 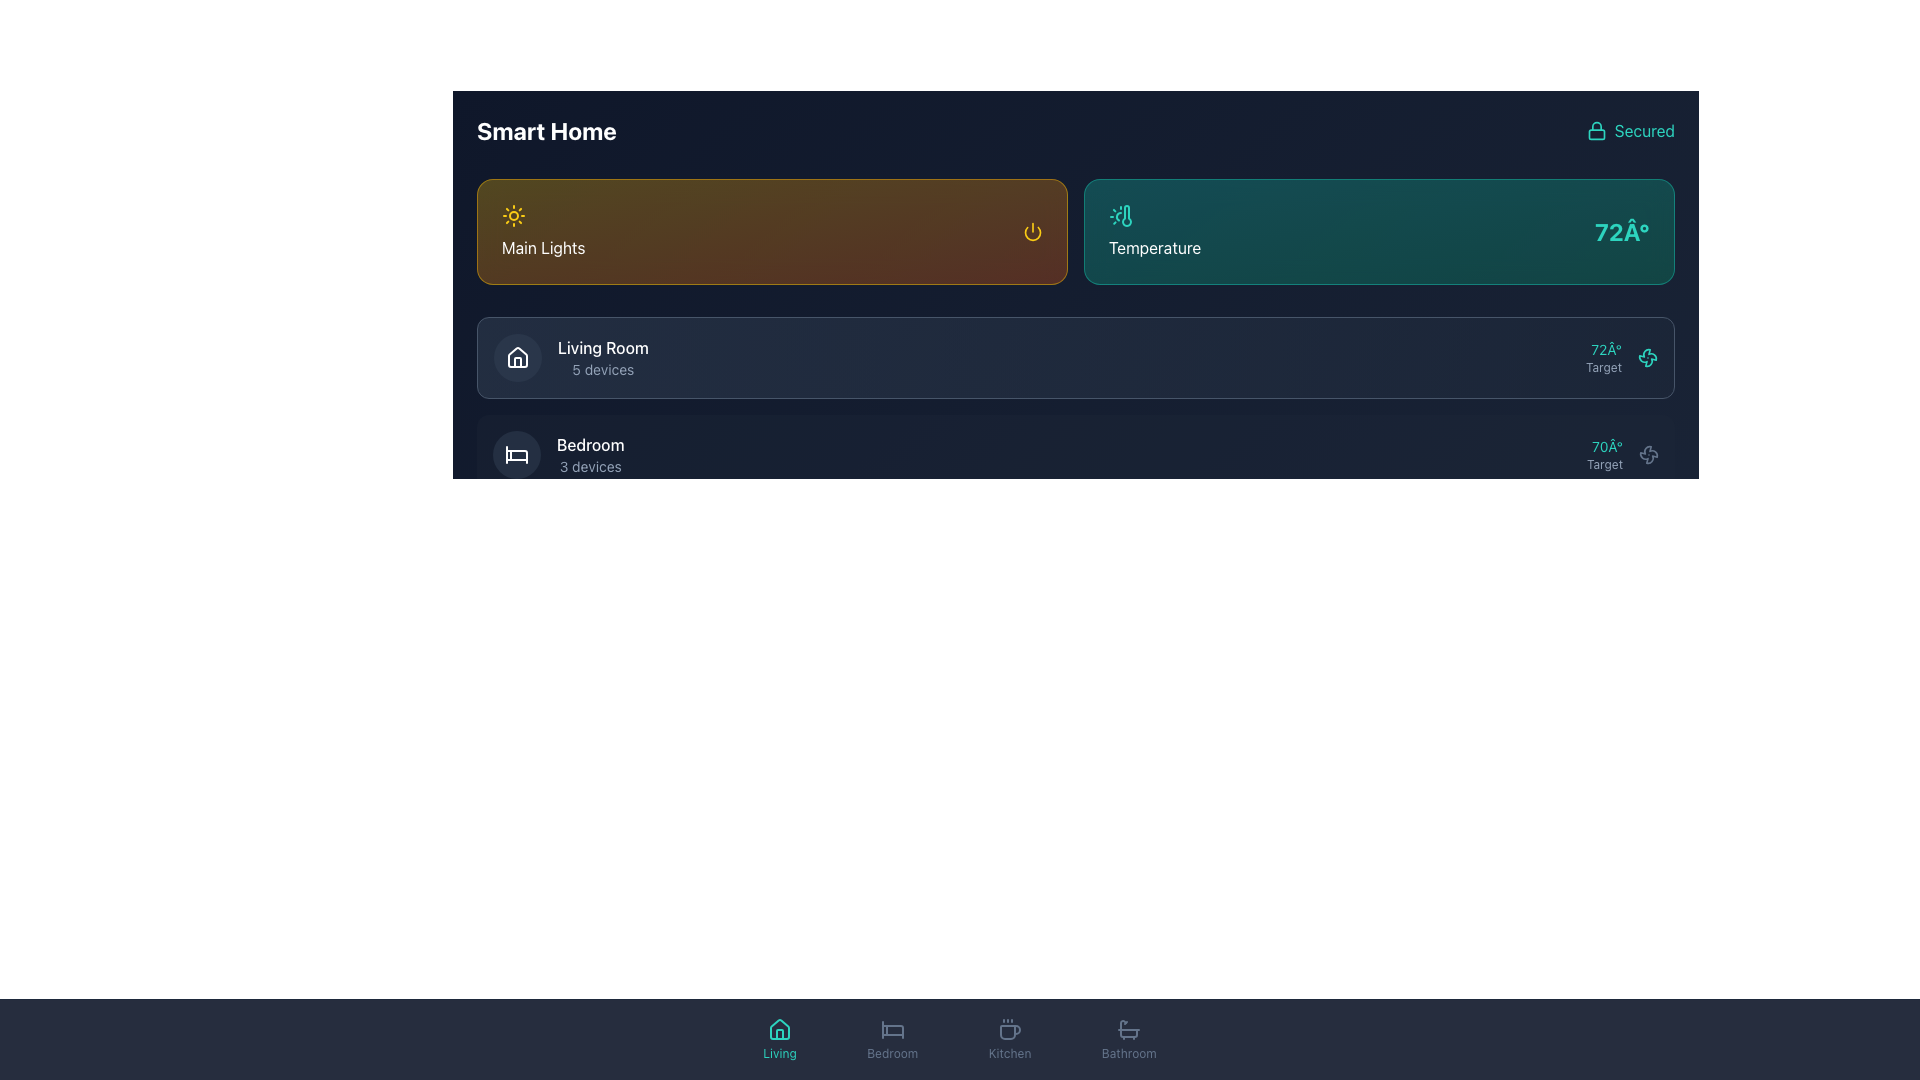 What do you see at coordinates (1129, 1052) in the screenshot?
I see `text label for the 'Bathroom' navigation button, which is located in the bottom navigation bar under the bathtub icon` at bounding box center [1129, 1052].